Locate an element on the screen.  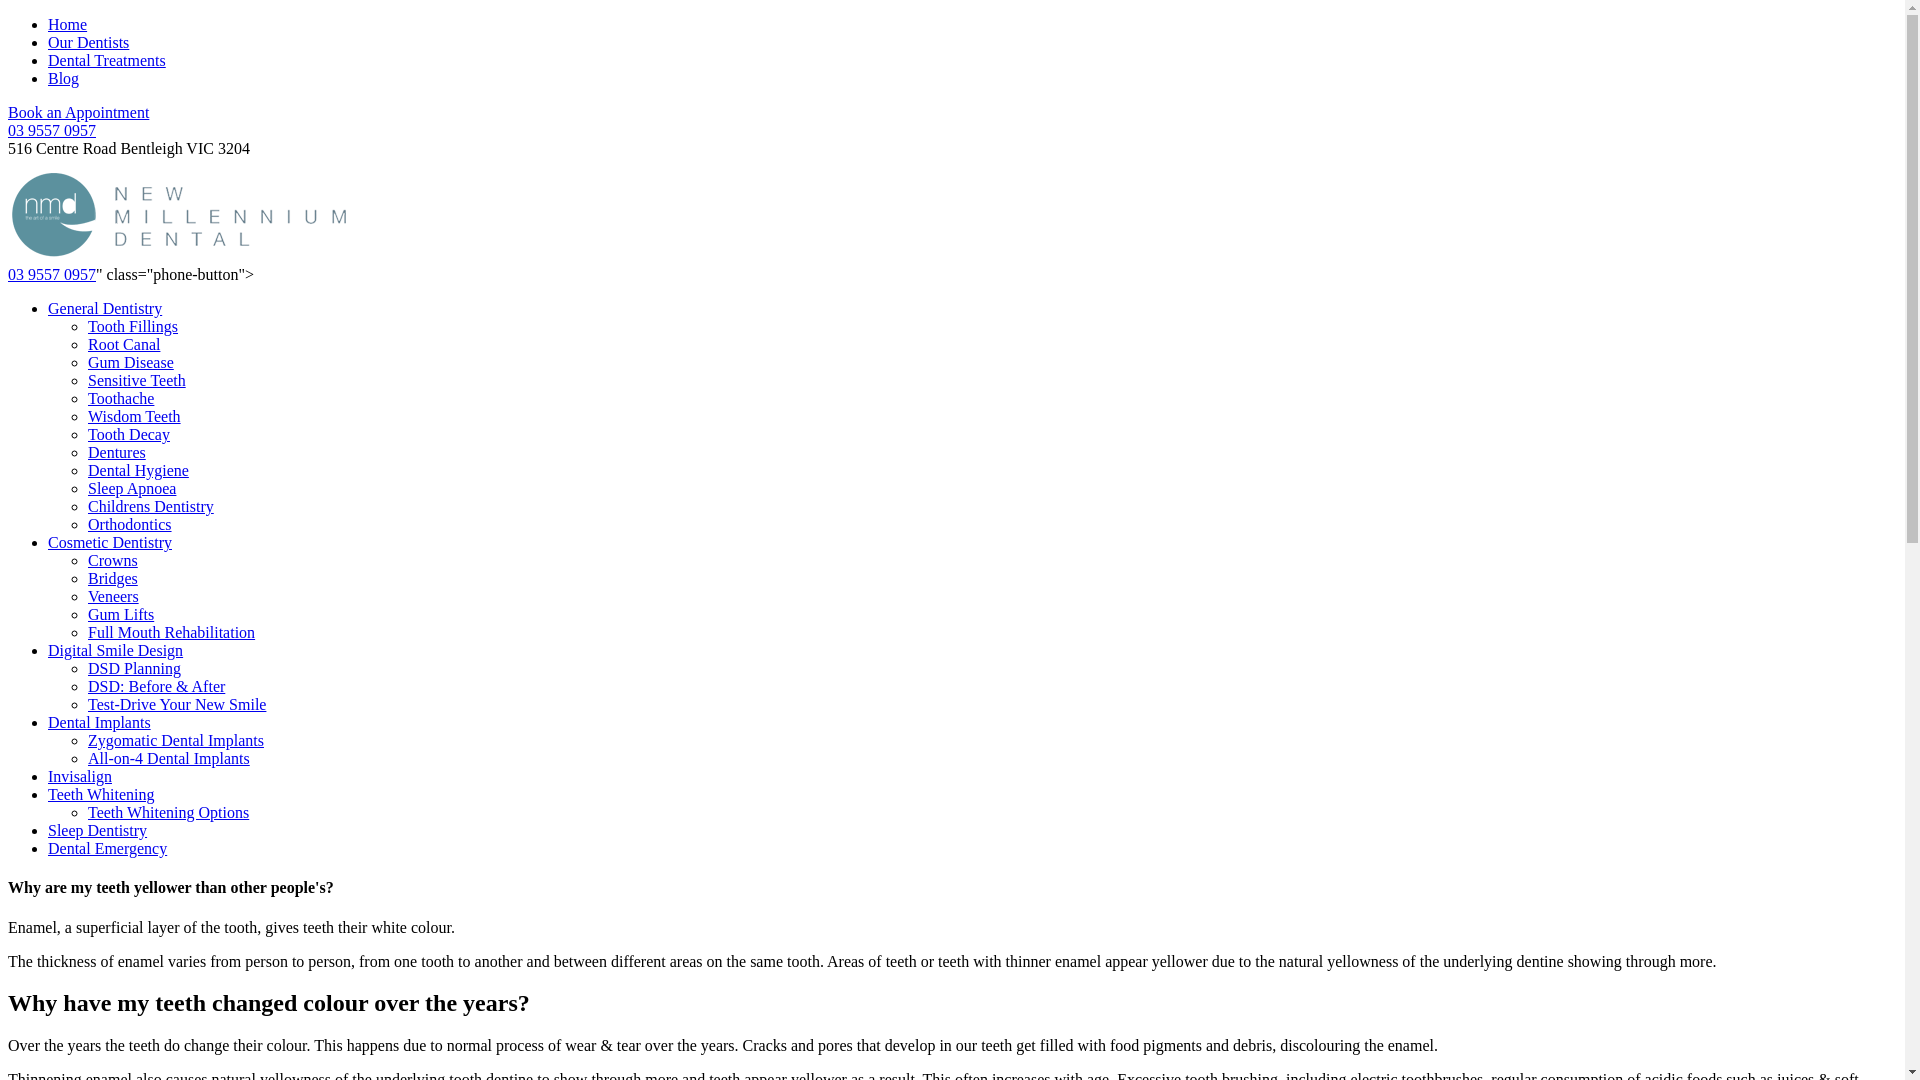
'Veneers' is located at coordinates (112, 595).